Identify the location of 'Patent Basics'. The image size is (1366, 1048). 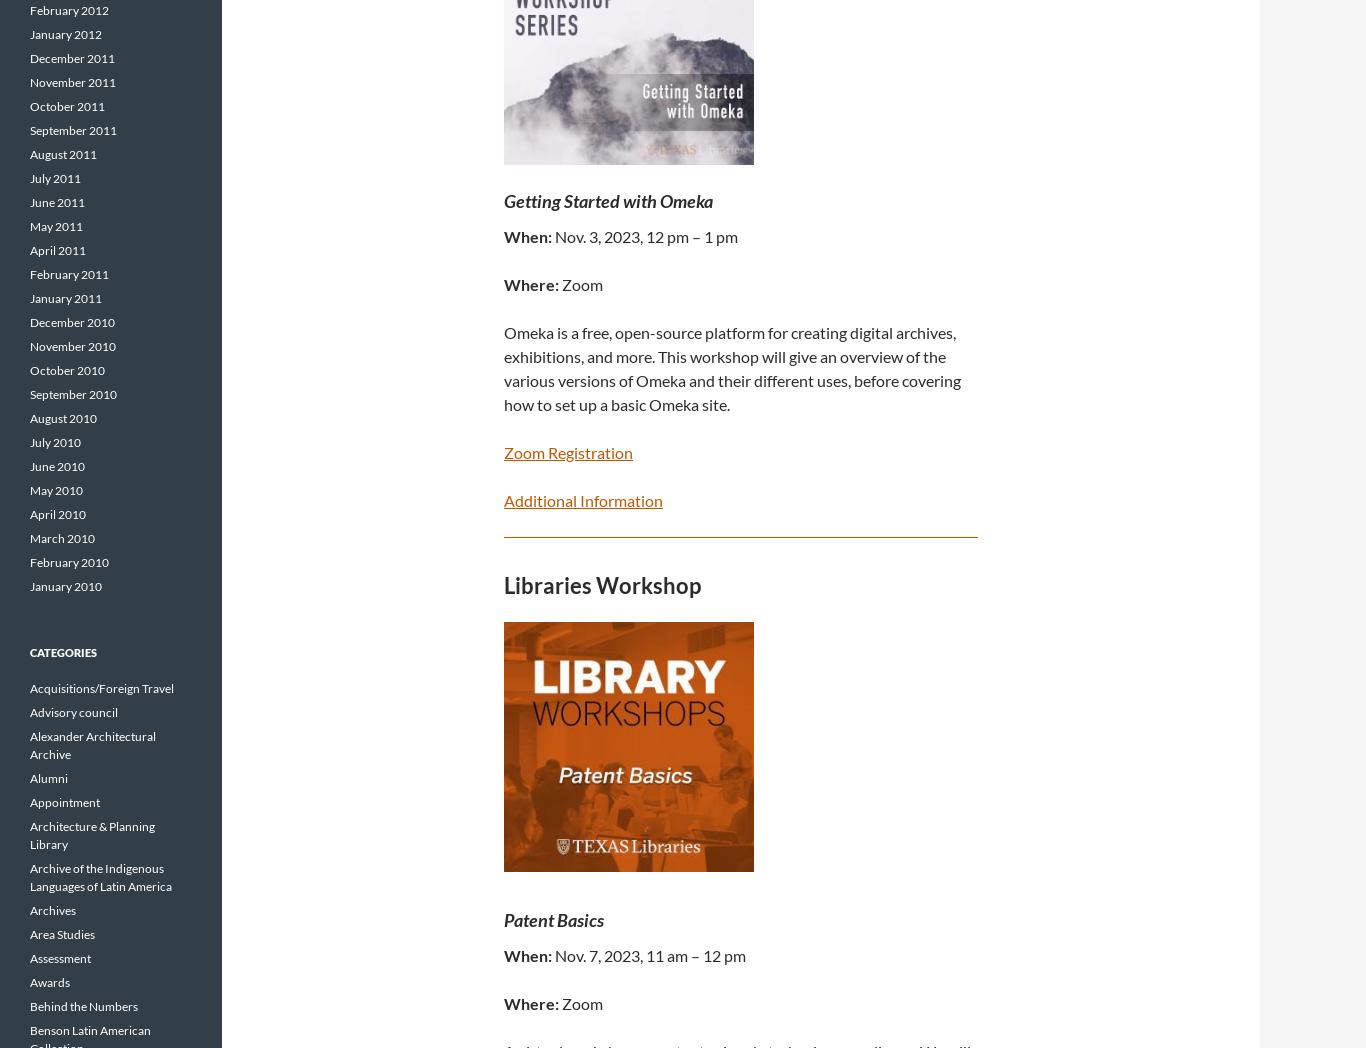
(554, 918).